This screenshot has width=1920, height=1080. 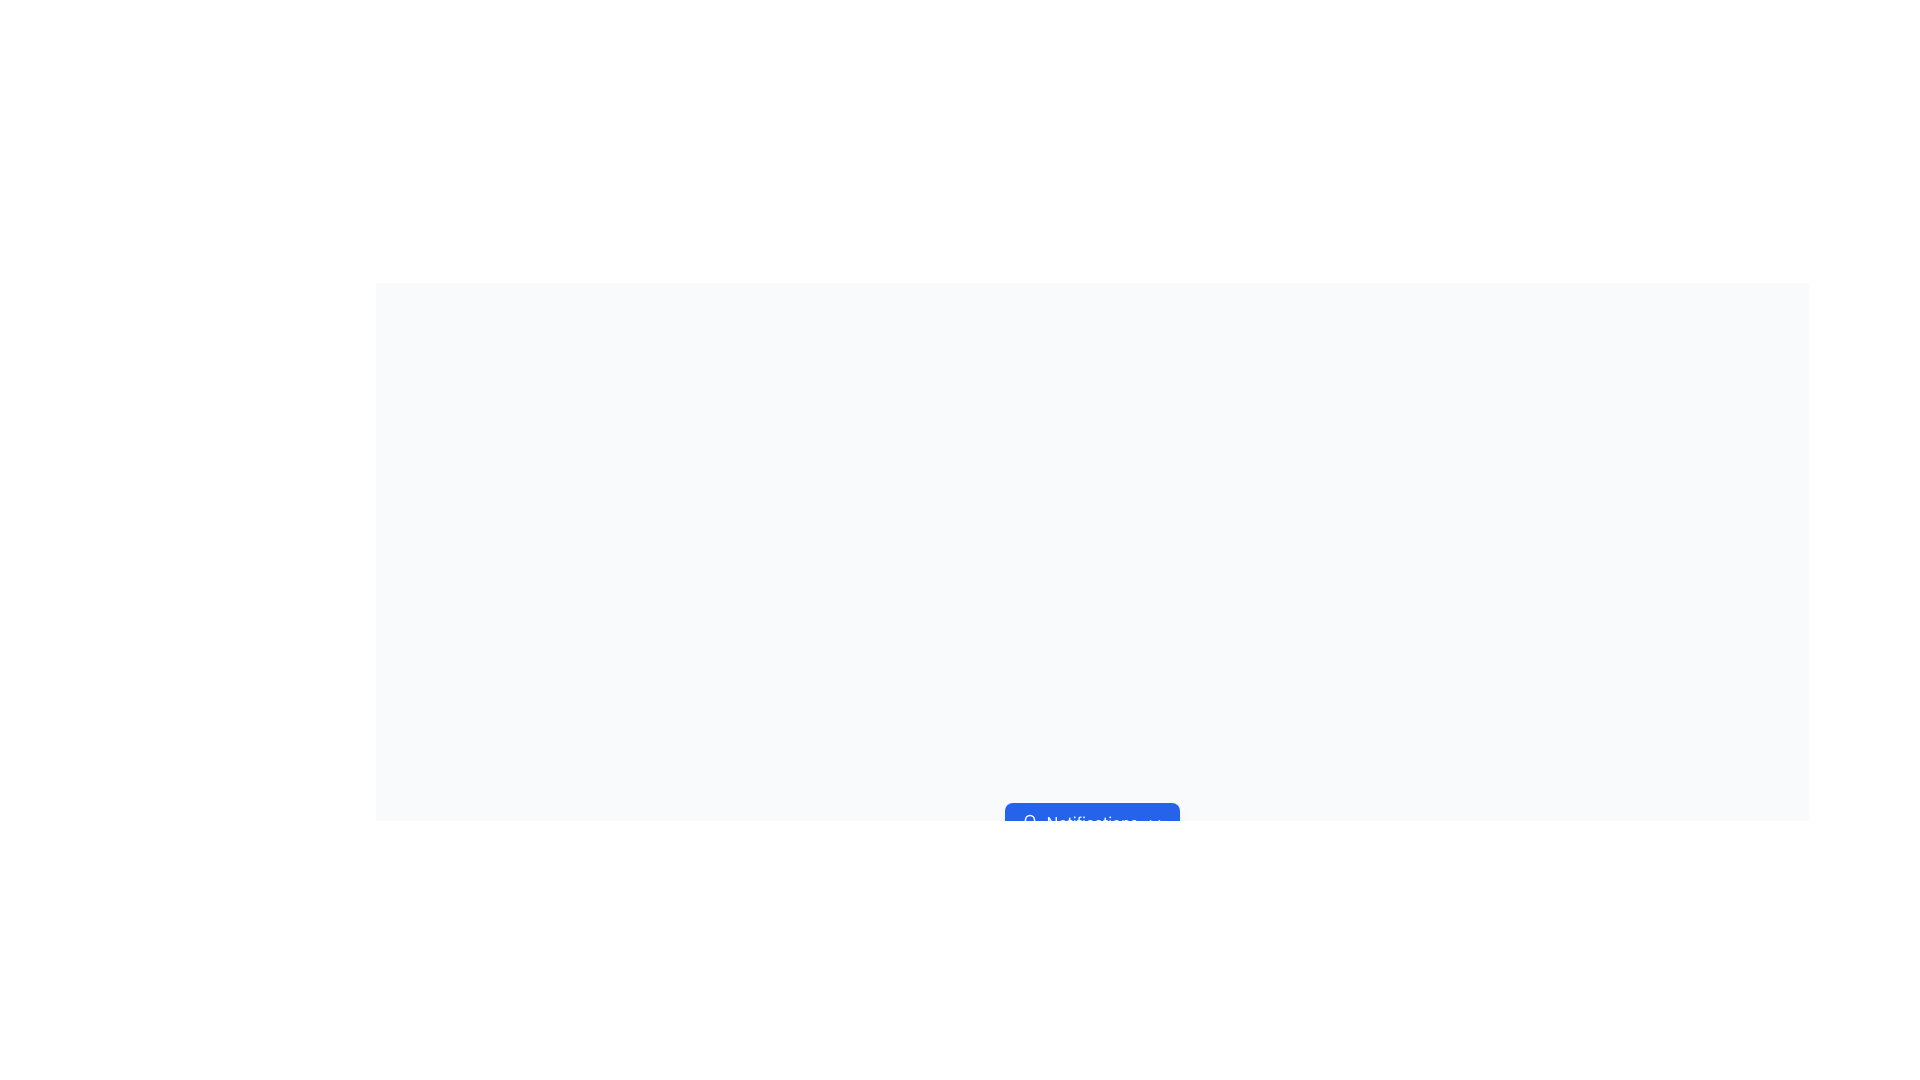 I want to click on the collapsible/expandable icon located on the far right side of the 'Notifications' button to initiate the hover effect, so click(x=1155, y=822).